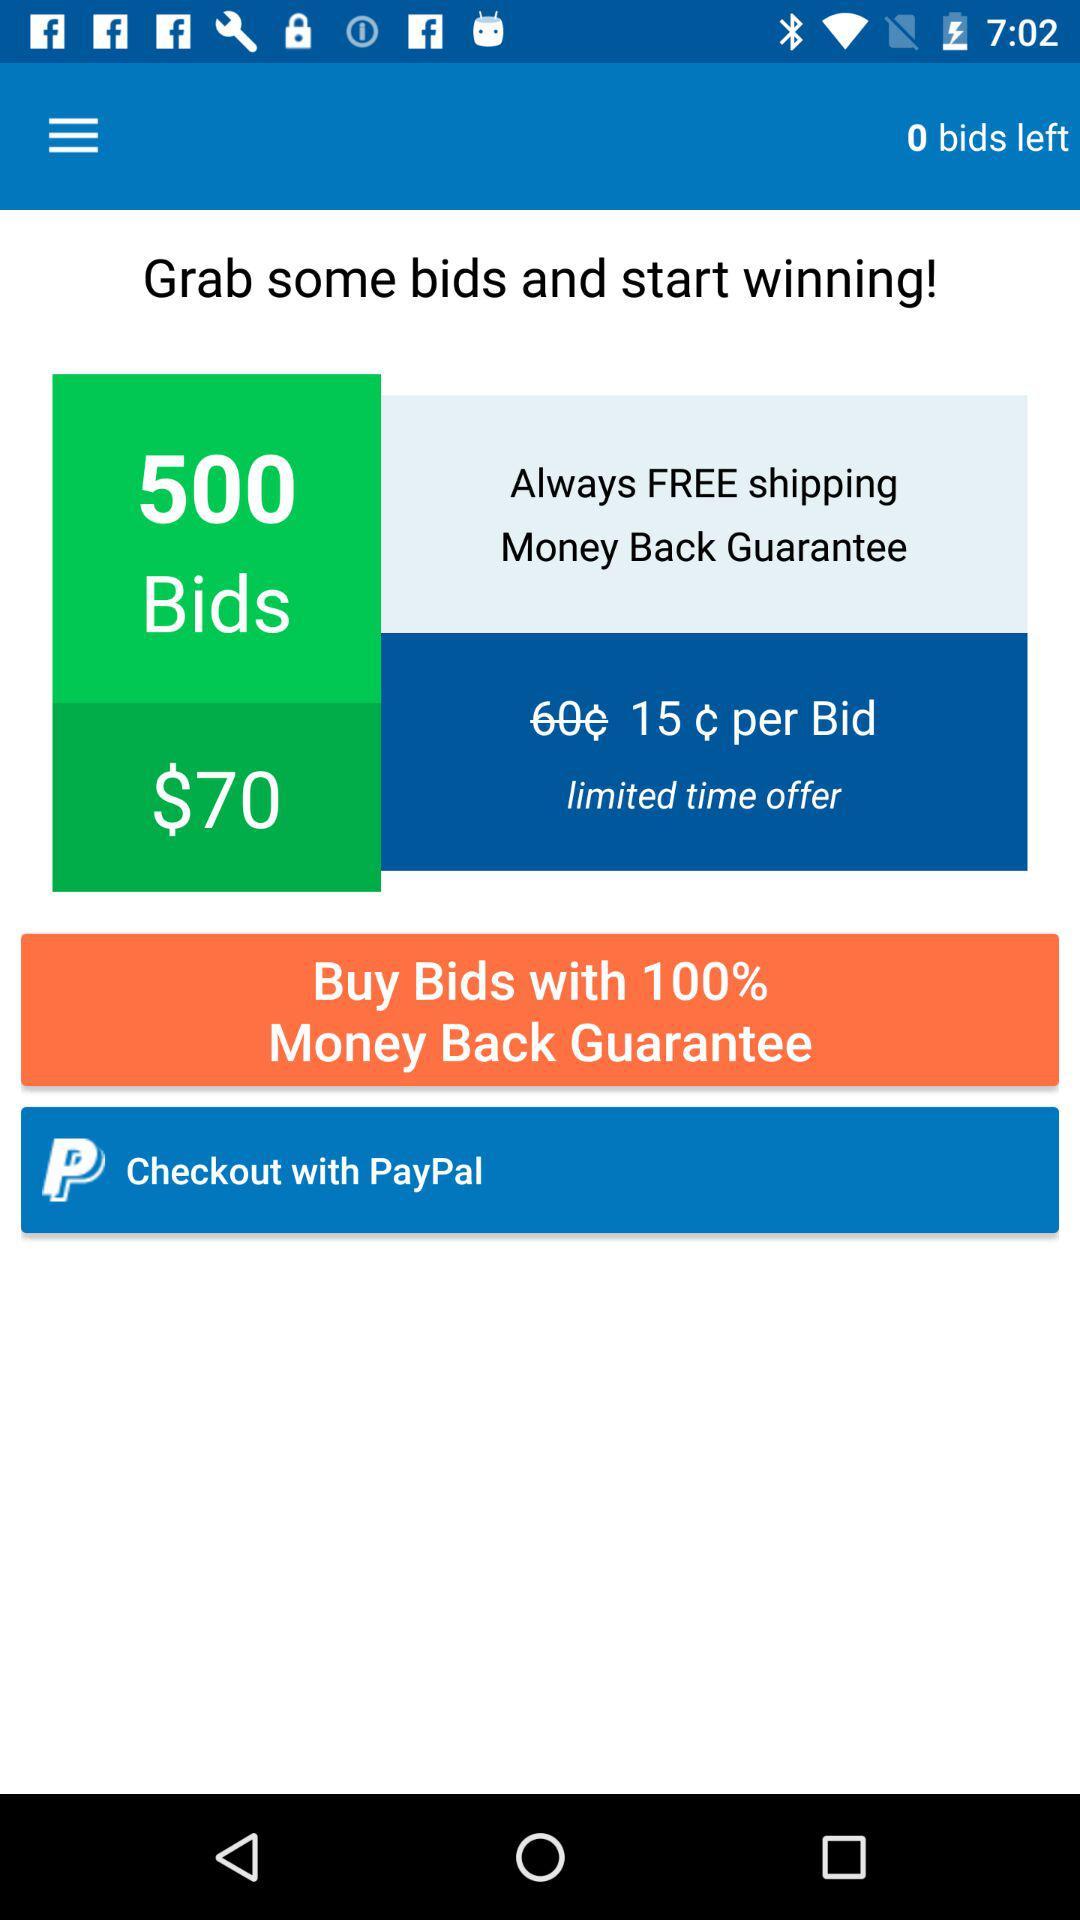  I want to click on the app next to 0 app, so click(72, 135).